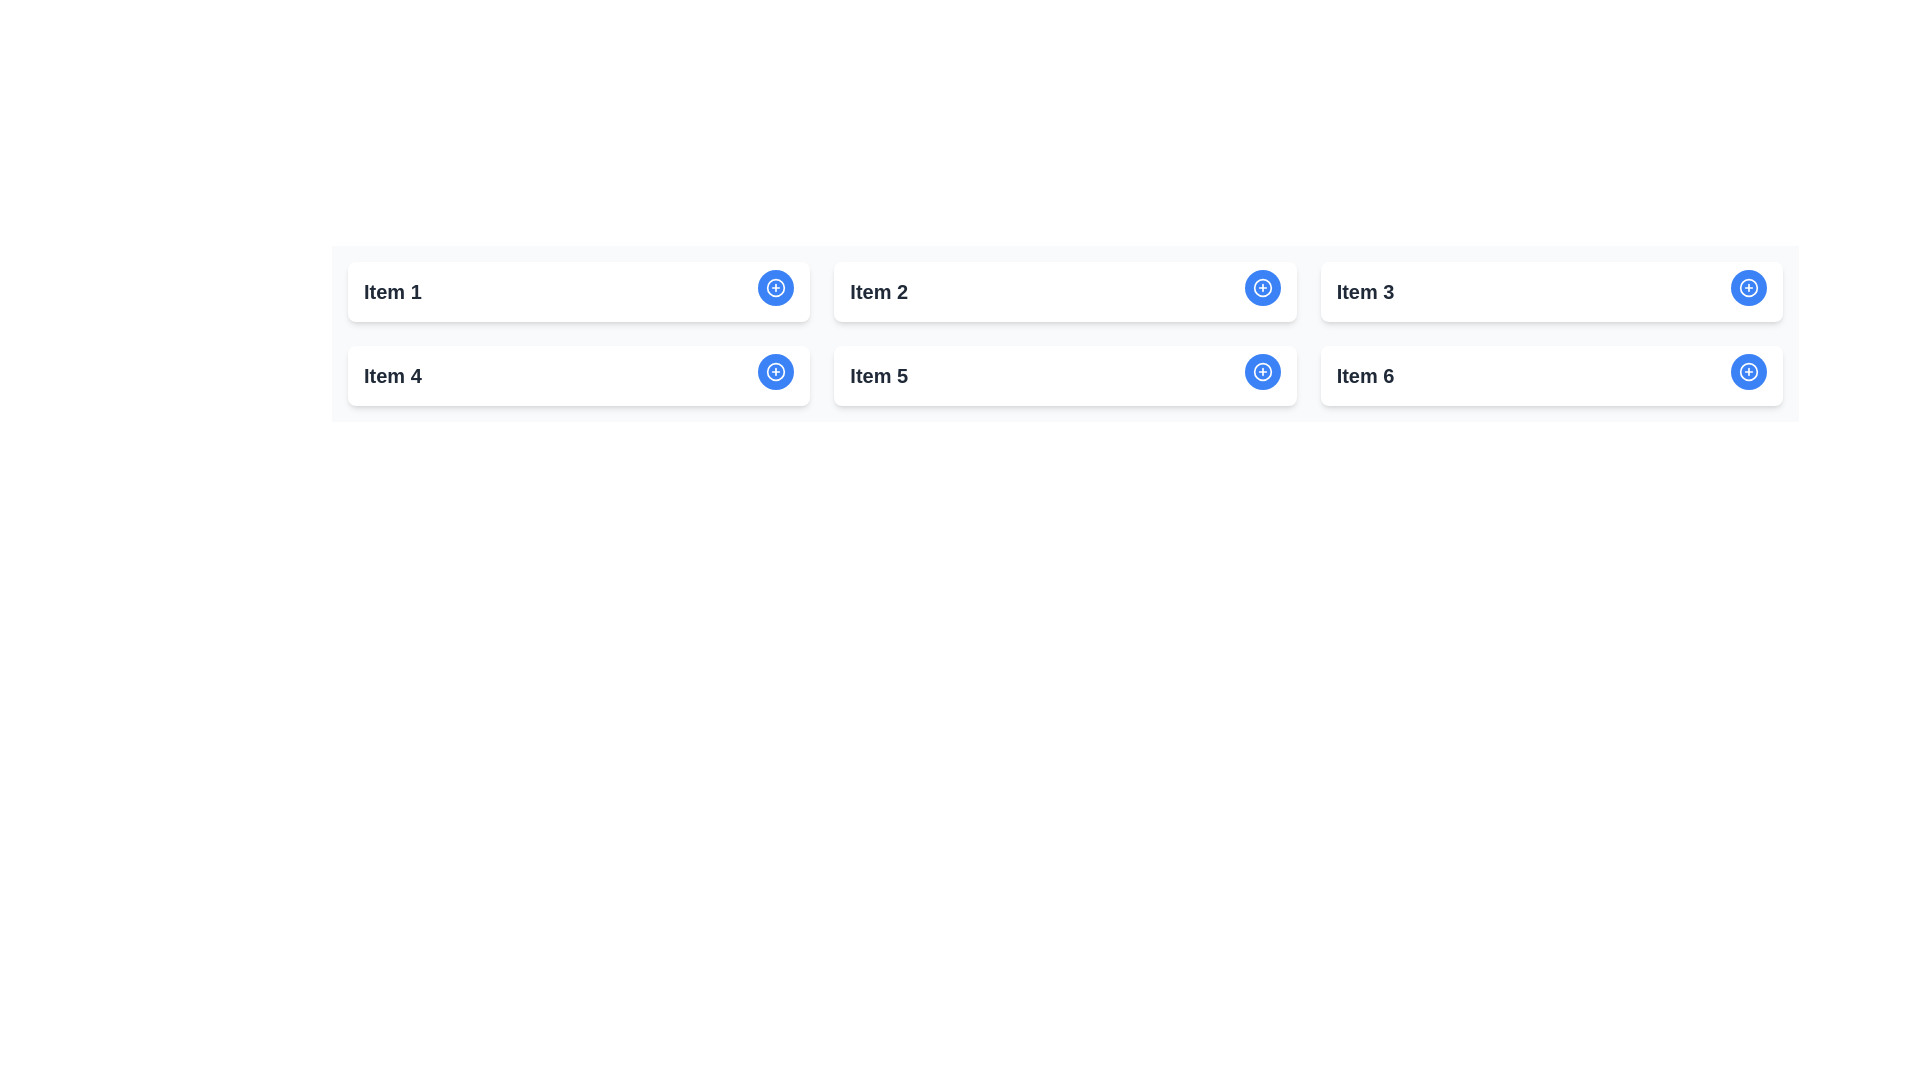  I want to click on the bold, extra-large dark gray text label displaying 'Item 1', which is the leftmost item in its row, so click(392, 292).